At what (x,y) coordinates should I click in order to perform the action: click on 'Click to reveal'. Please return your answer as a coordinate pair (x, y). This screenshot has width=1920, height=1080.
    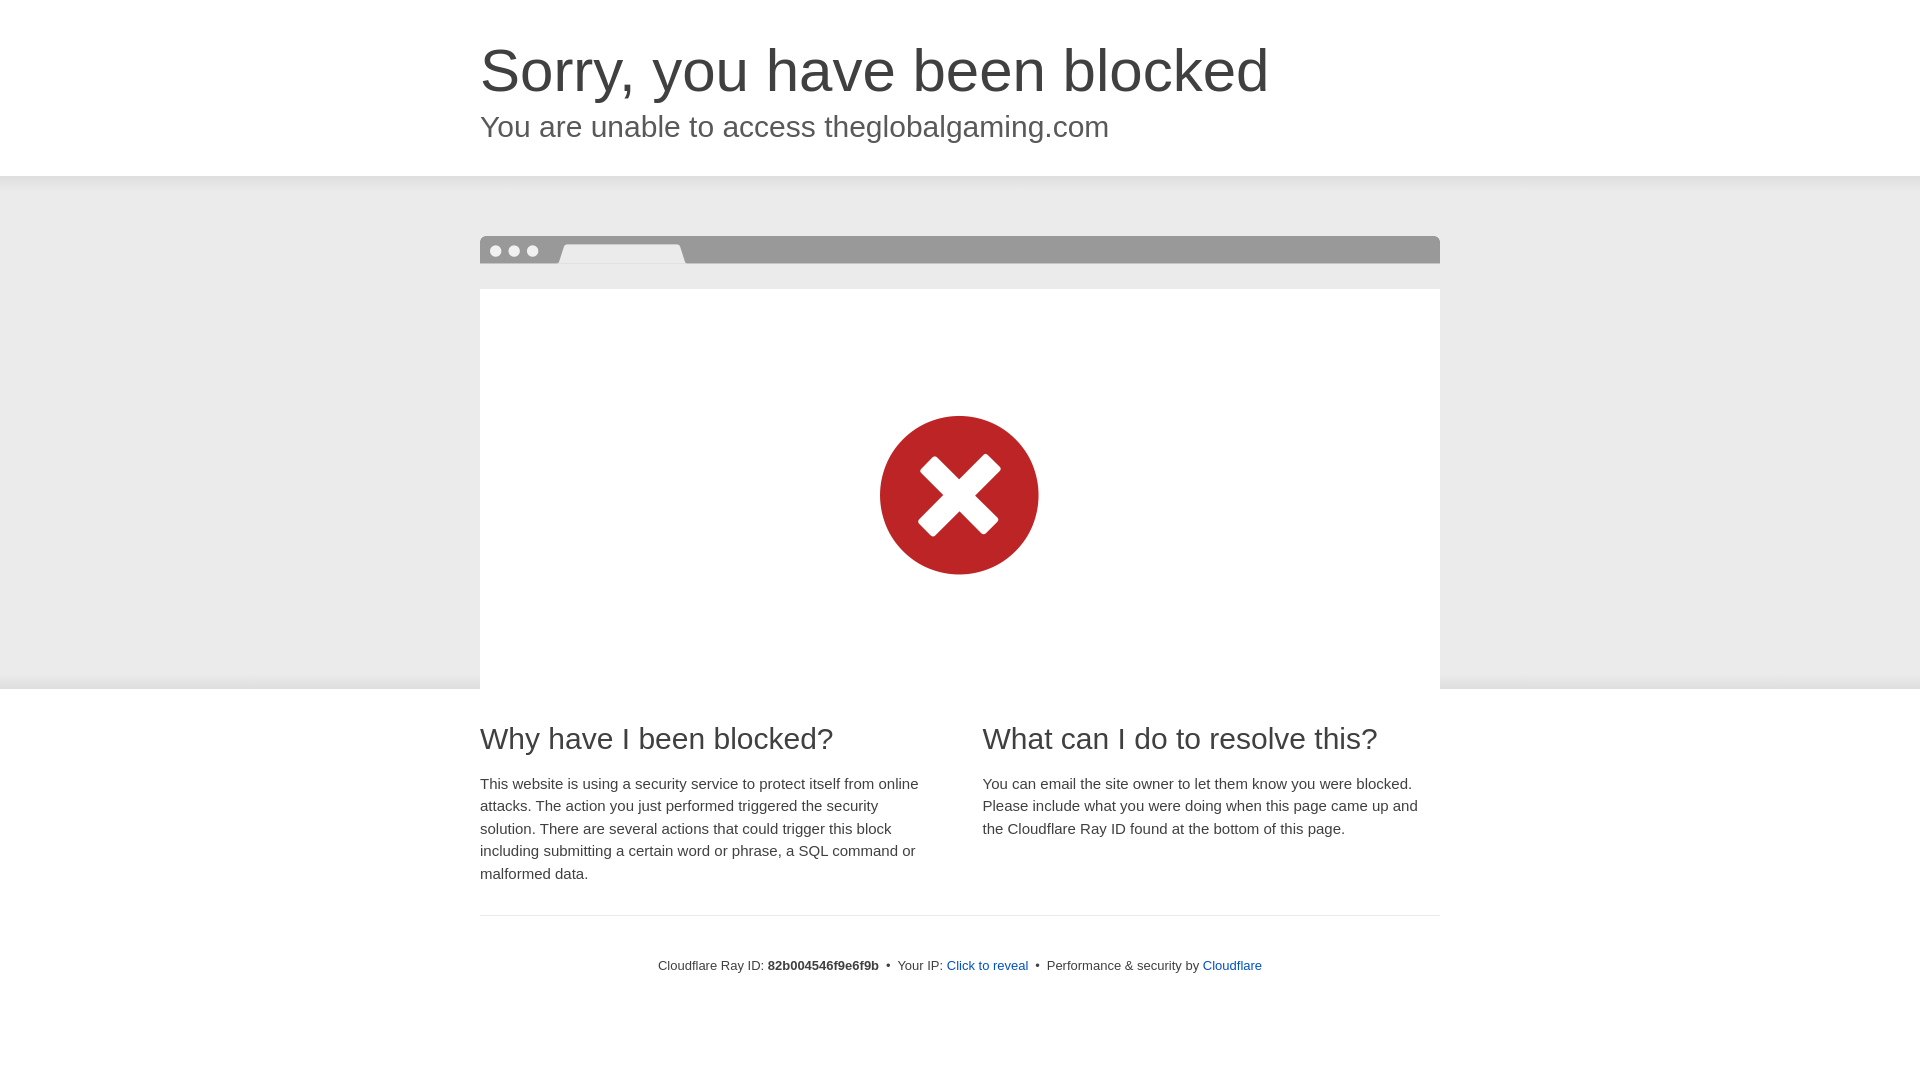
    Looking at the image, I should click on (988, 964).